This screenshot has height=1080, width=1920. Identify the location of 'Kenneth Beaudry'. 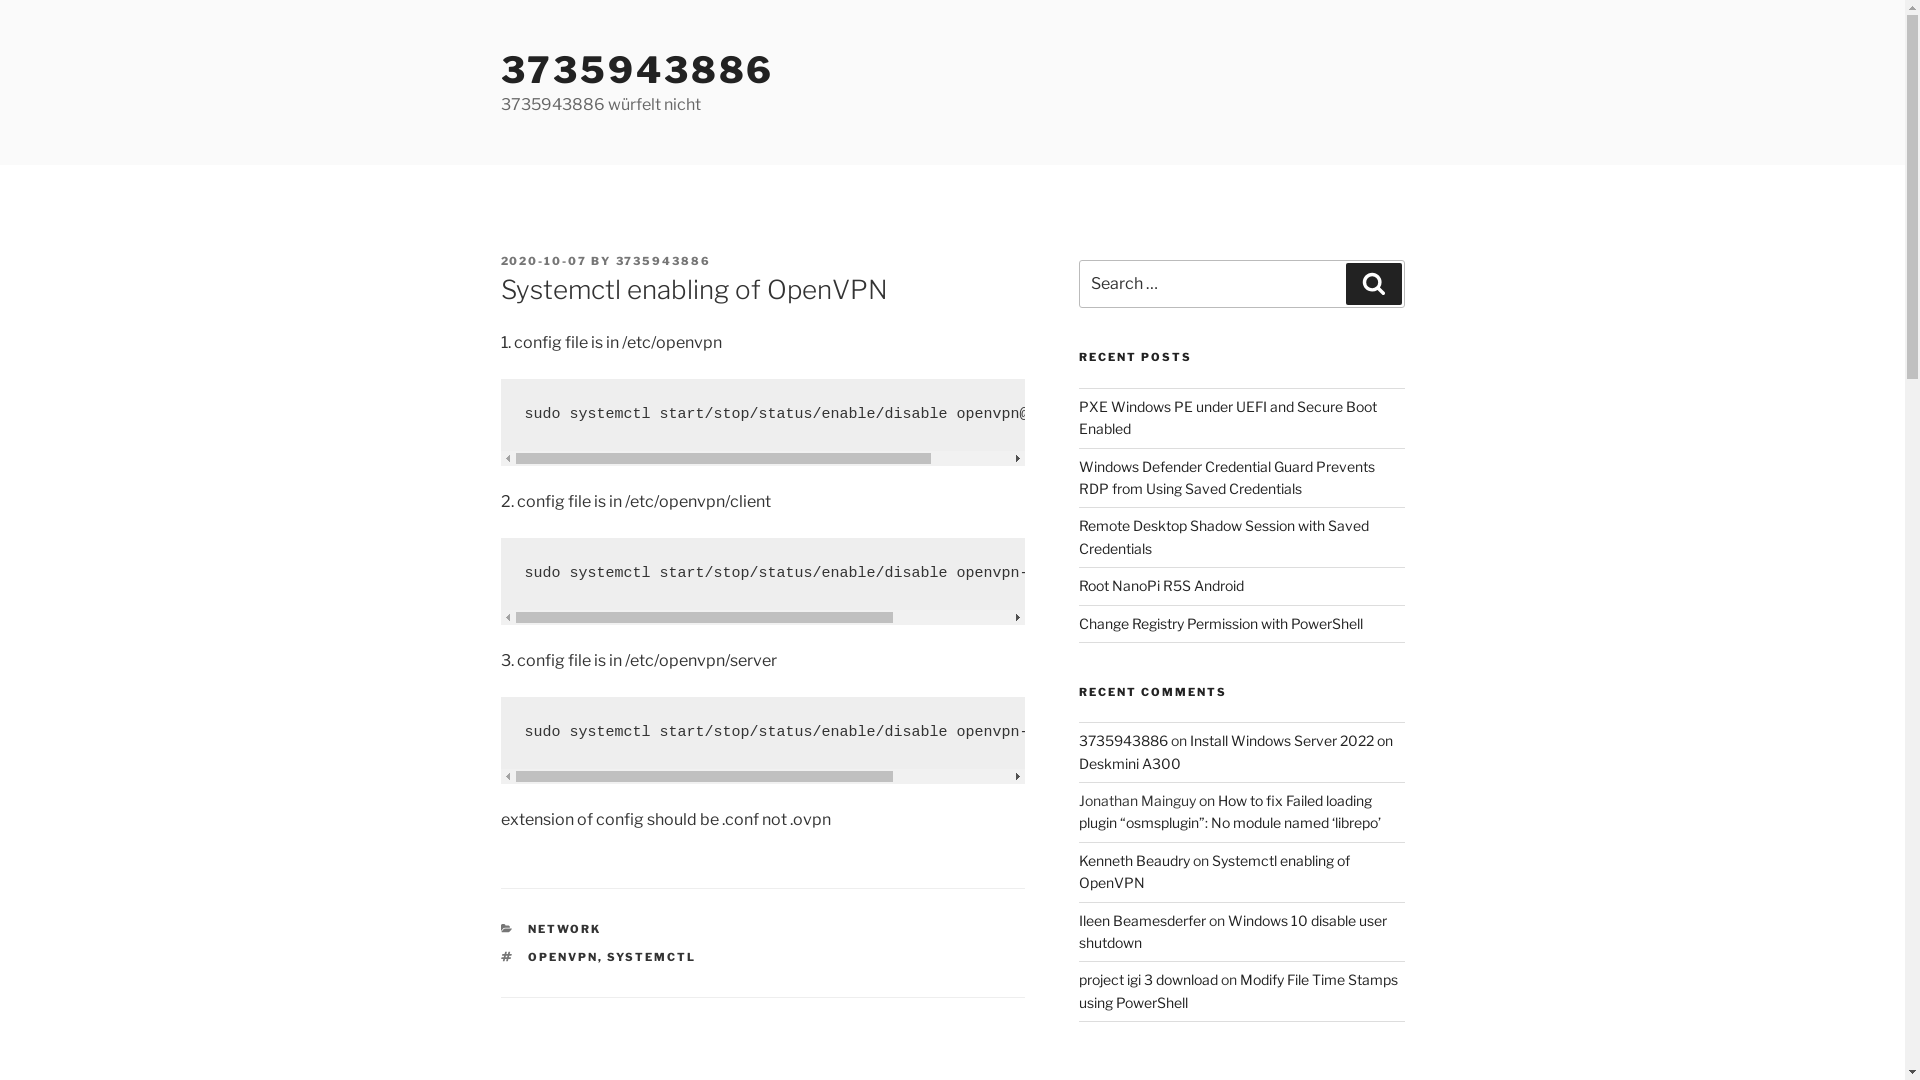
(1134, 859).